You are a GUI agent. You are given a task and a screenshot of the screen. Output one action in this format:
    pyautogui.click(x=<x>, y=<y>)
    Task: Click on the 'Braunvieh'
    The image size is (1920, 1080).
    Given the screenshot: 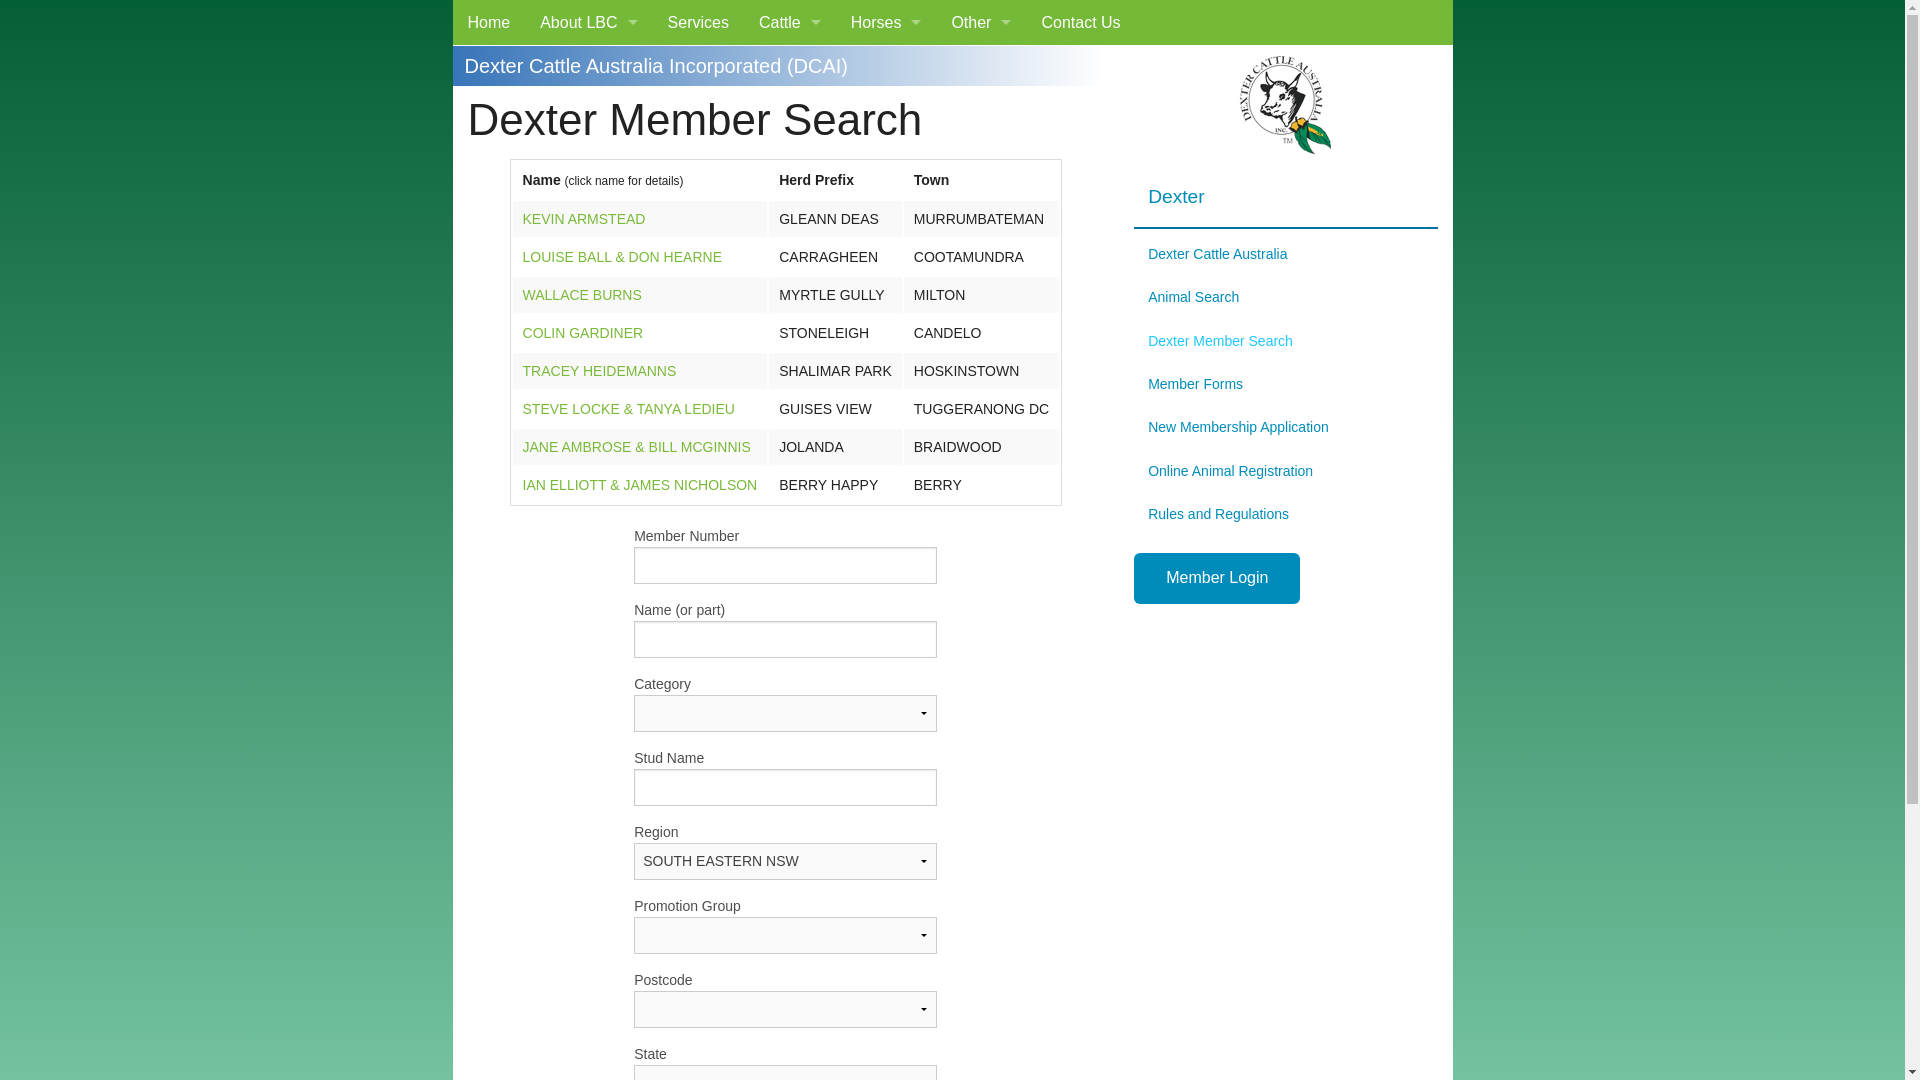 What is the action you would take?
    pyautogui.click(x=789, y=112)
    